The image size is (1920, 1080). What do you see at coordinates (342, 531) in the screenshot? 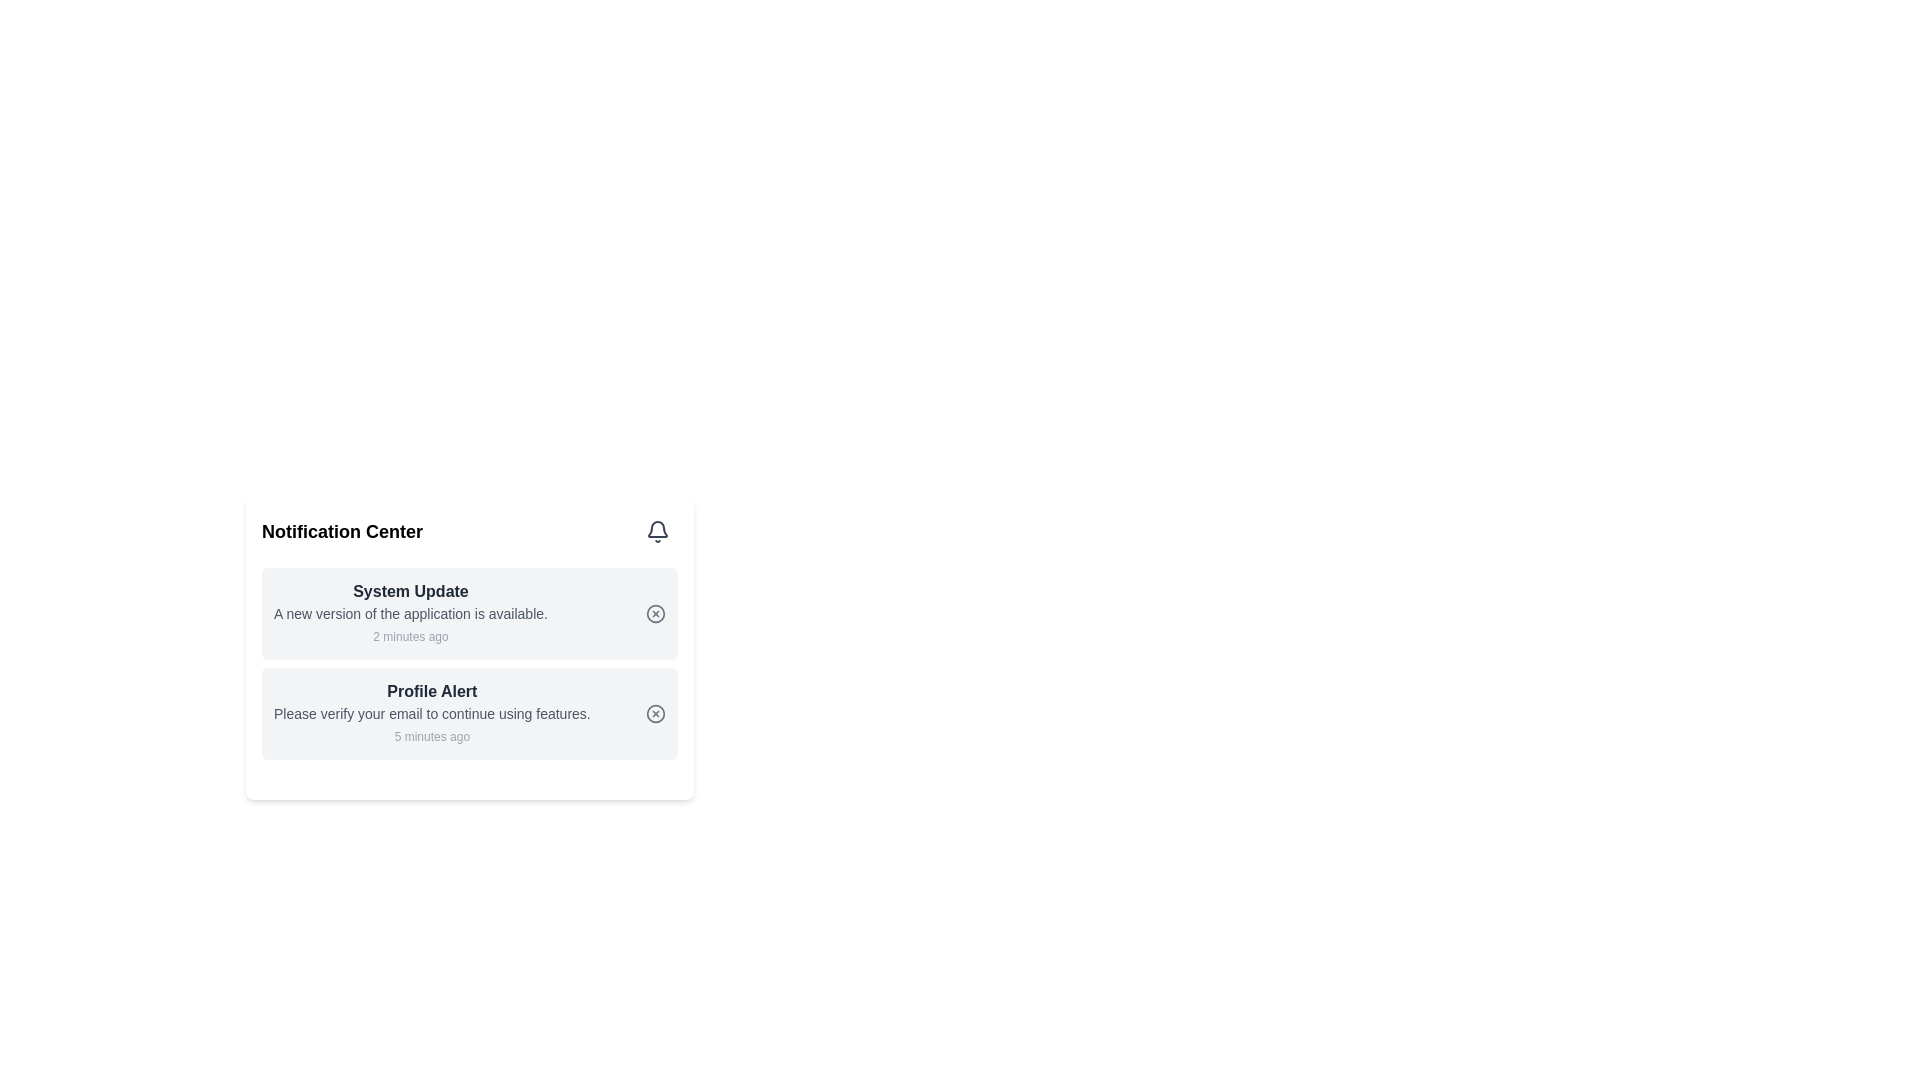
I see `the static header text label for the notification section, which is located to the left of an interactive bell icon` at bounding box center [342, 531].